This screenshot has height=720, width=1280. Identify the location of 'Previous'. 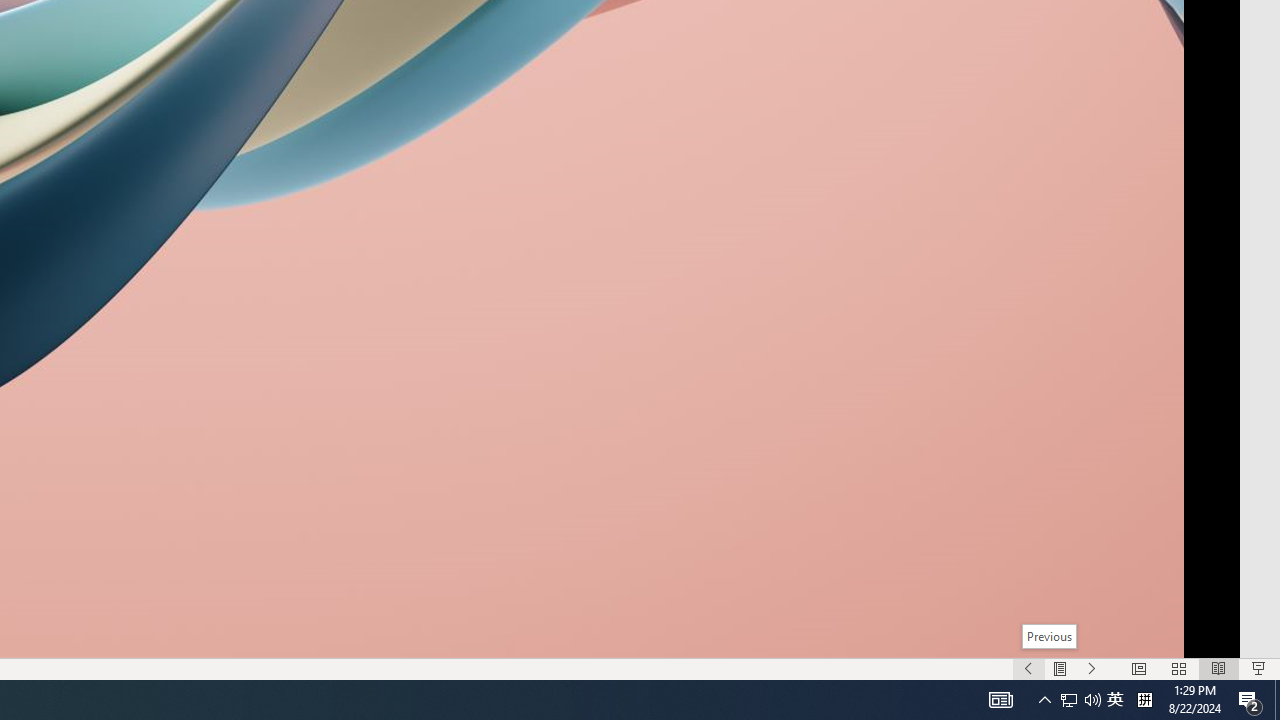
(1047, 636).